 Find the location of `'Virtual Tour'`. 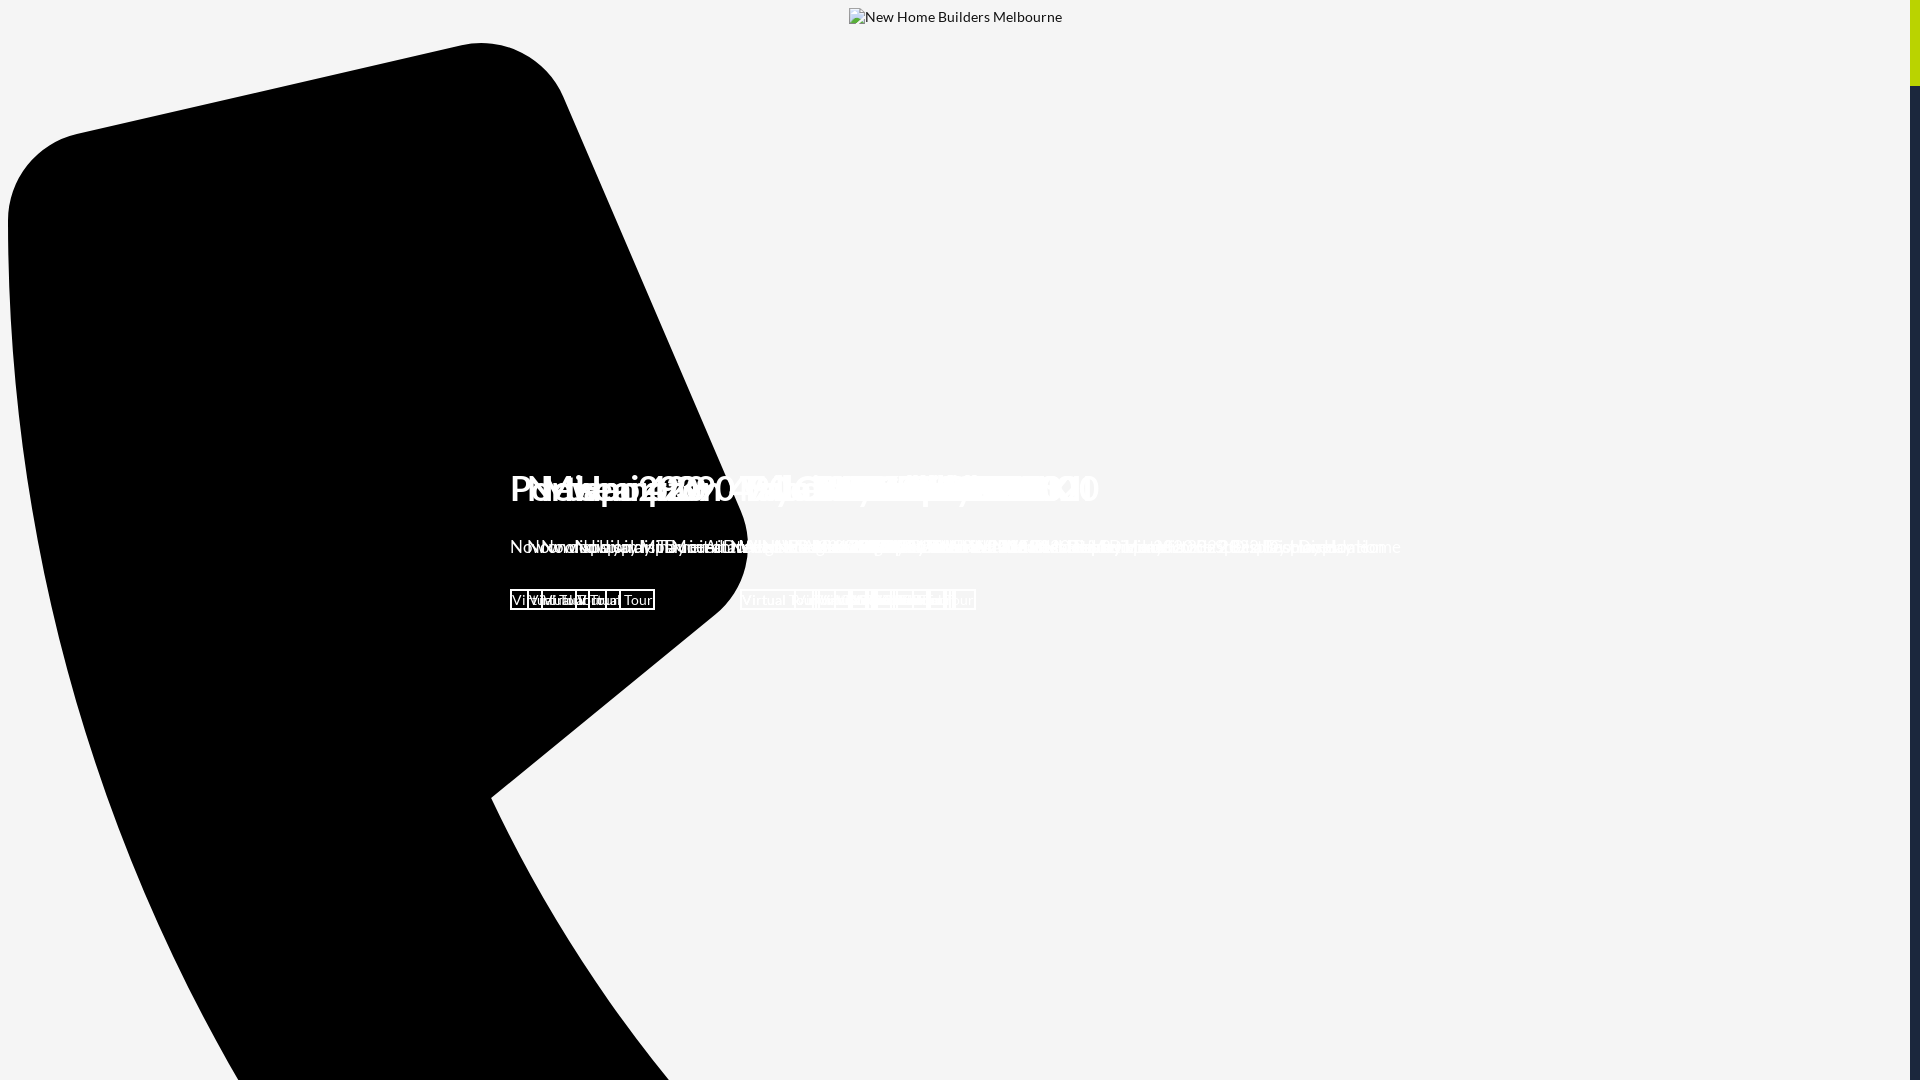

'Virtual Tour' is located at coordinates (849, 598).